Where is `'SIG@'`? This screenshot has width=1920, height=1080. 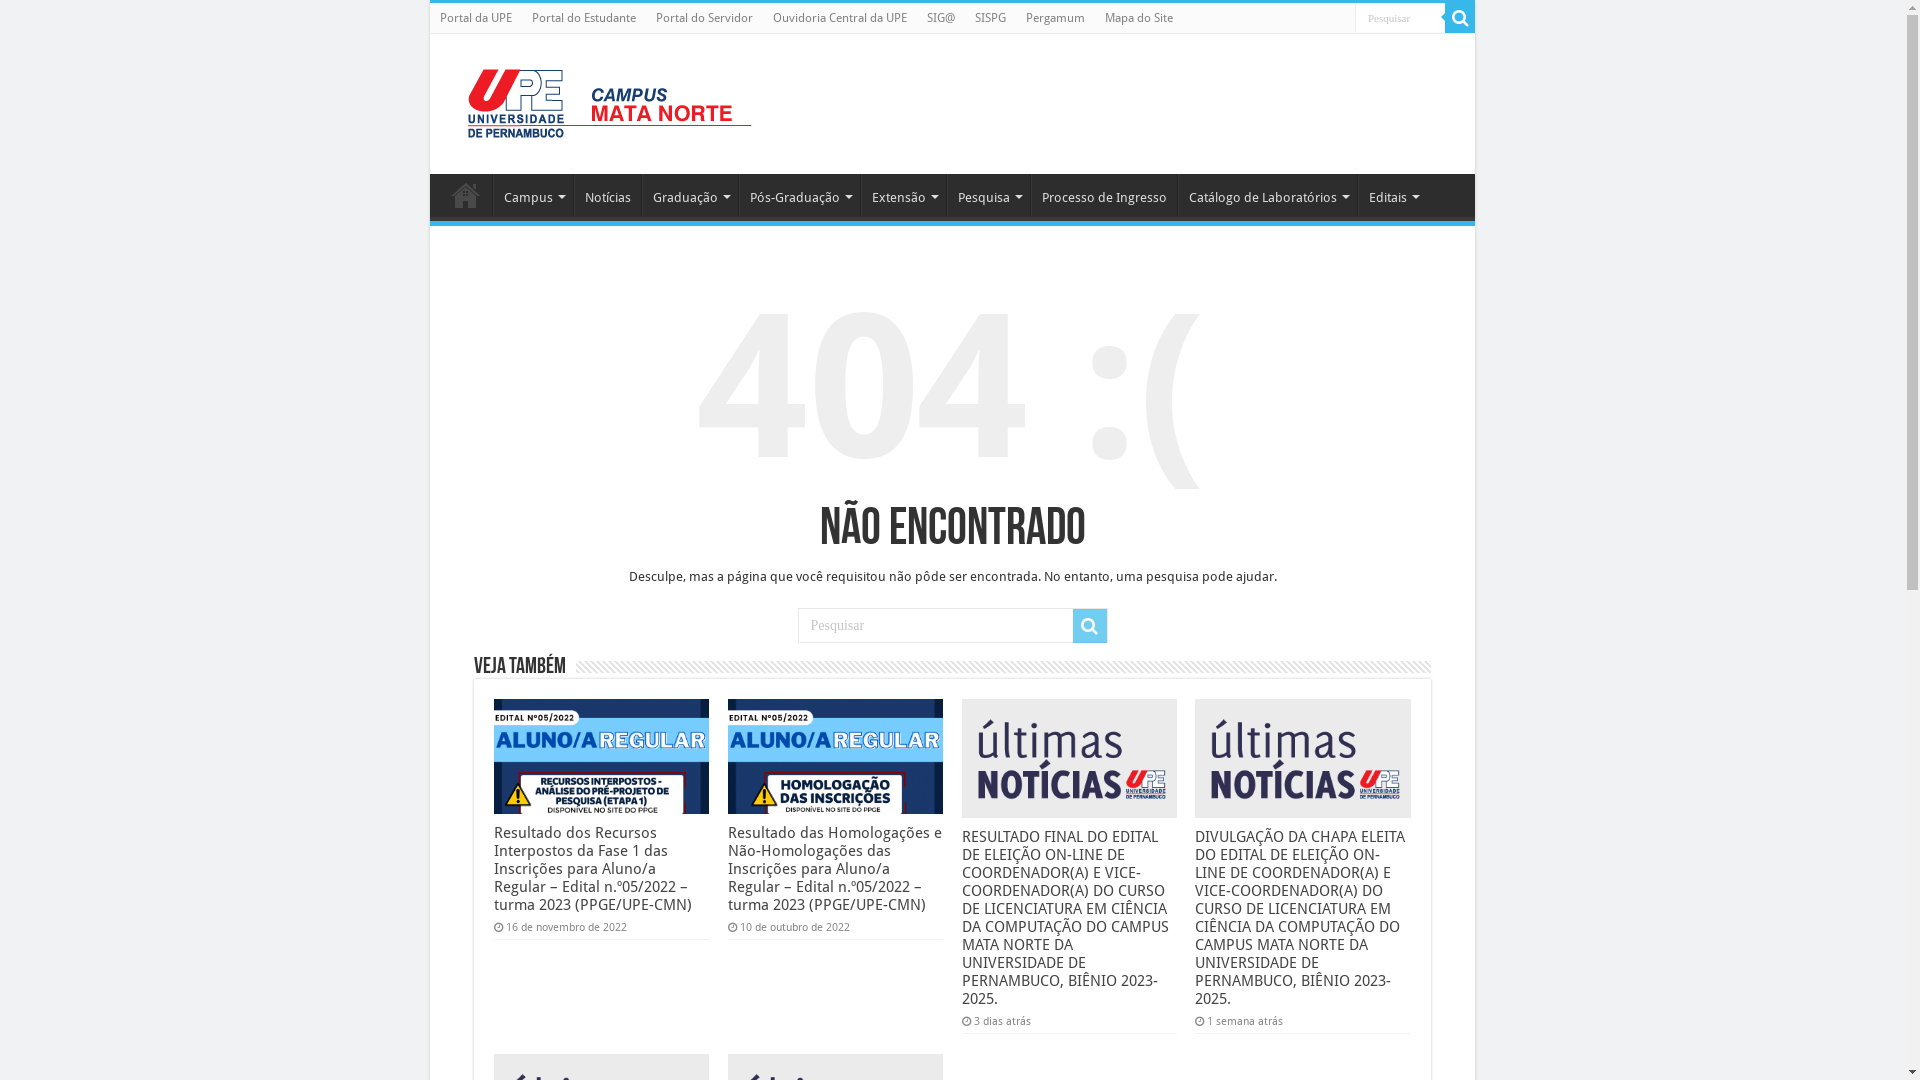 'SIG@' is located at coordinates (939, 18).